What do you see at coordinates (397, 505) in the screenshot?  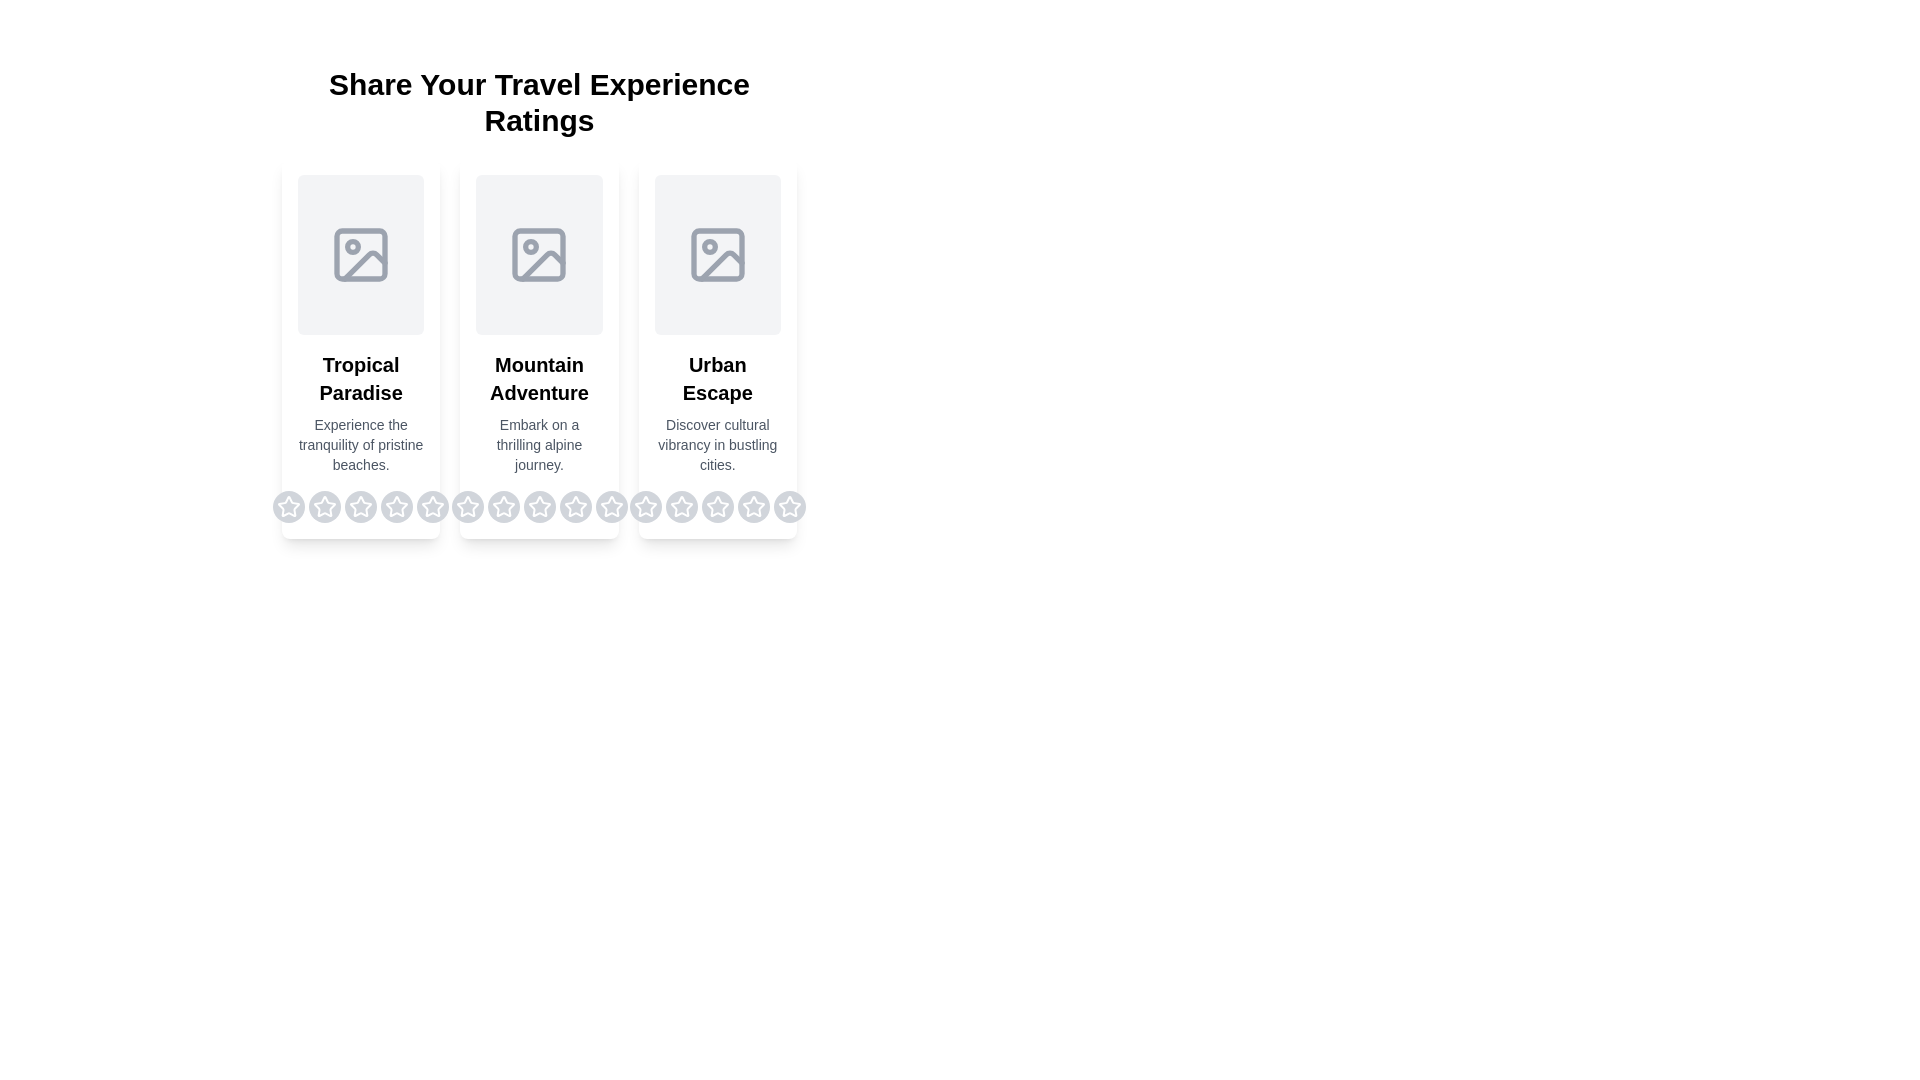 I see `the rating for a destination to 4 stars by clicking on the corresponding star for the destination Tropical Paradise` at bounding box center [397, 505].